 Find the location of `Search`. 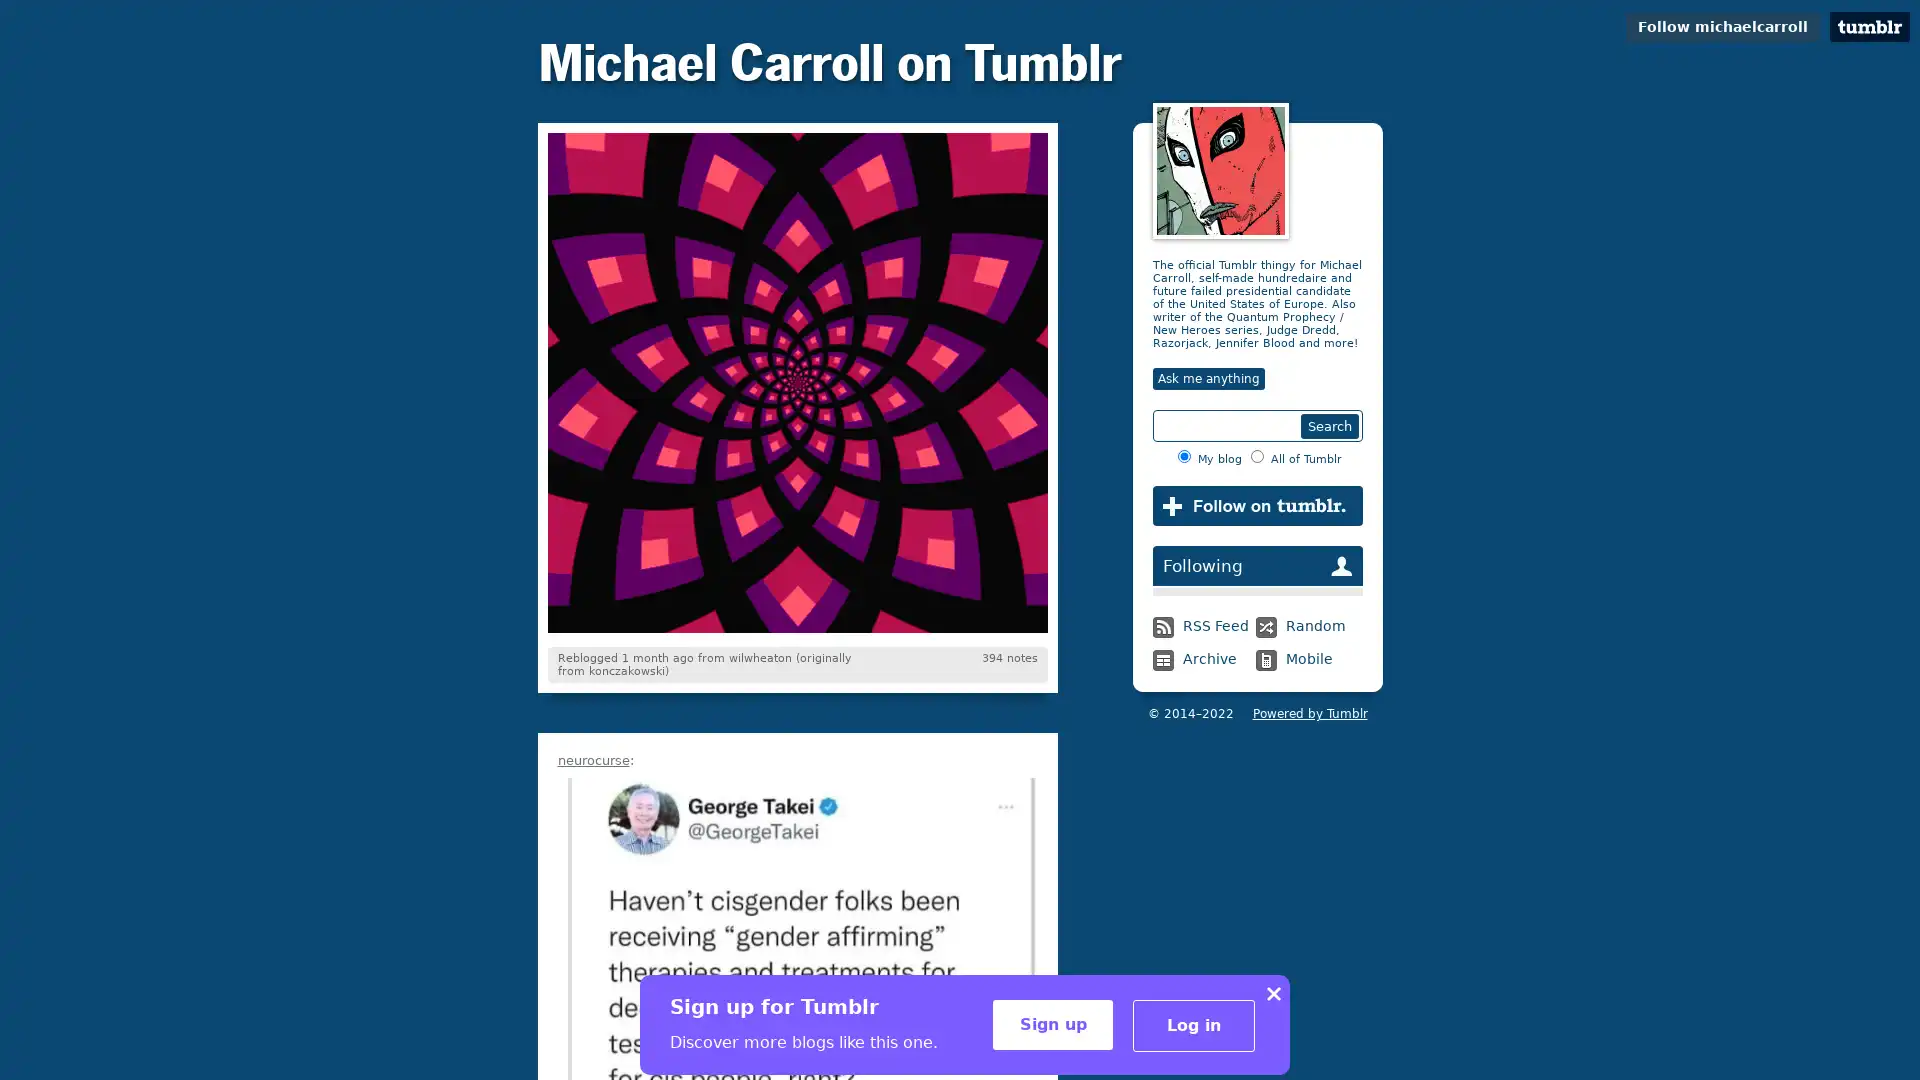

Search is located at coordinates (1329, 425).